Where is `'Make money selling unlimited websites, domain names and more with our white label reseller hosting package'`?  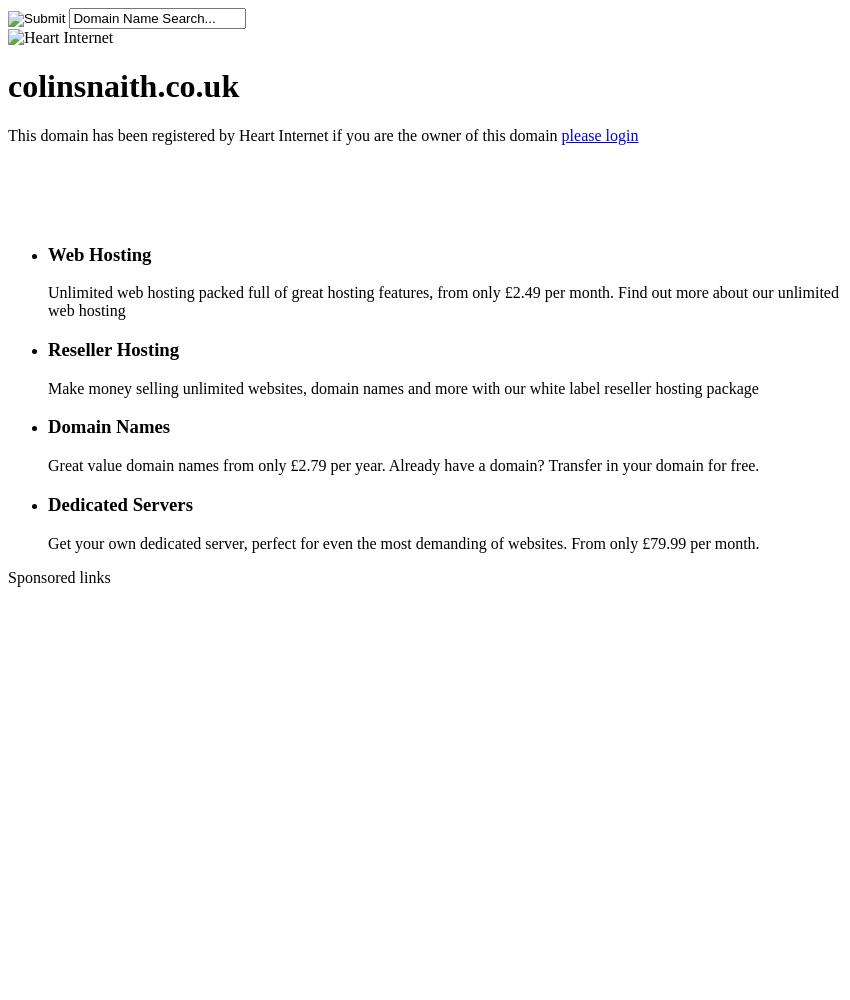
'Make money selling unlimited websites, domain names and more with our white label reseller hosting package' is located at coordinates (402, 387).